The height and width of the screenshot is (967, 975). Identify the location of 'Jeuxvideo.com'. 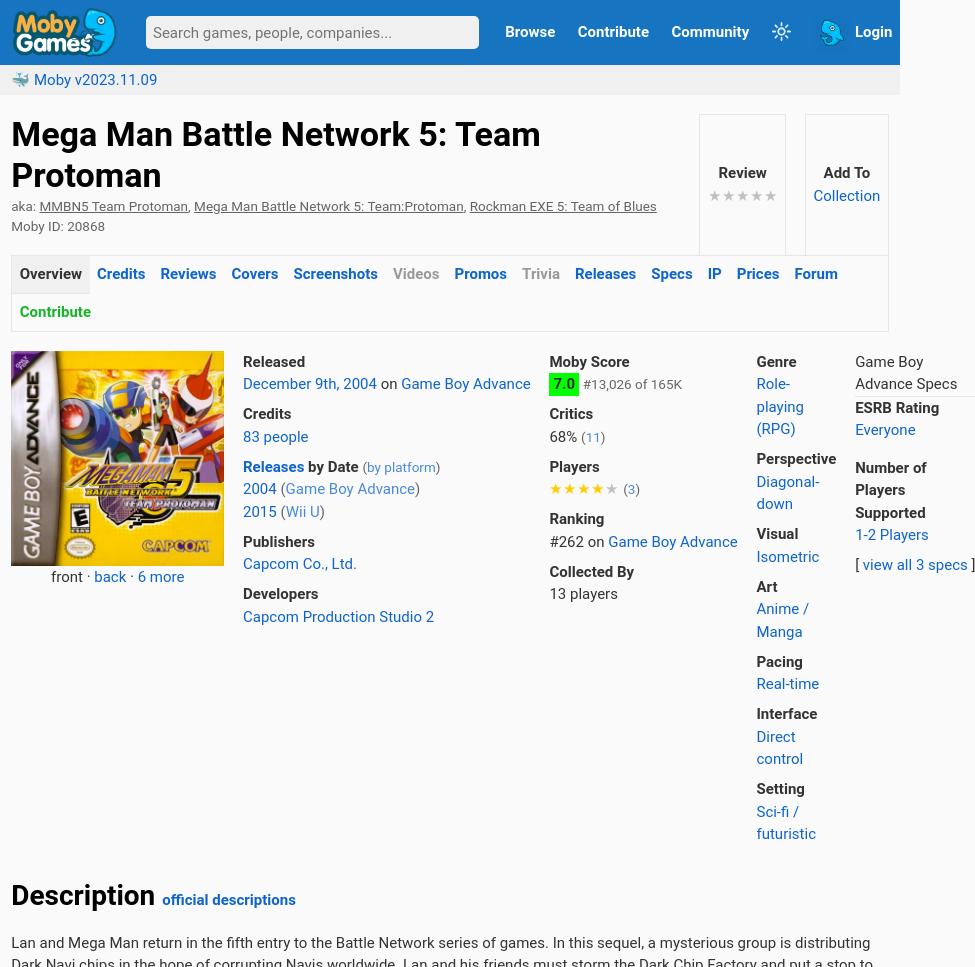
(11, 218).